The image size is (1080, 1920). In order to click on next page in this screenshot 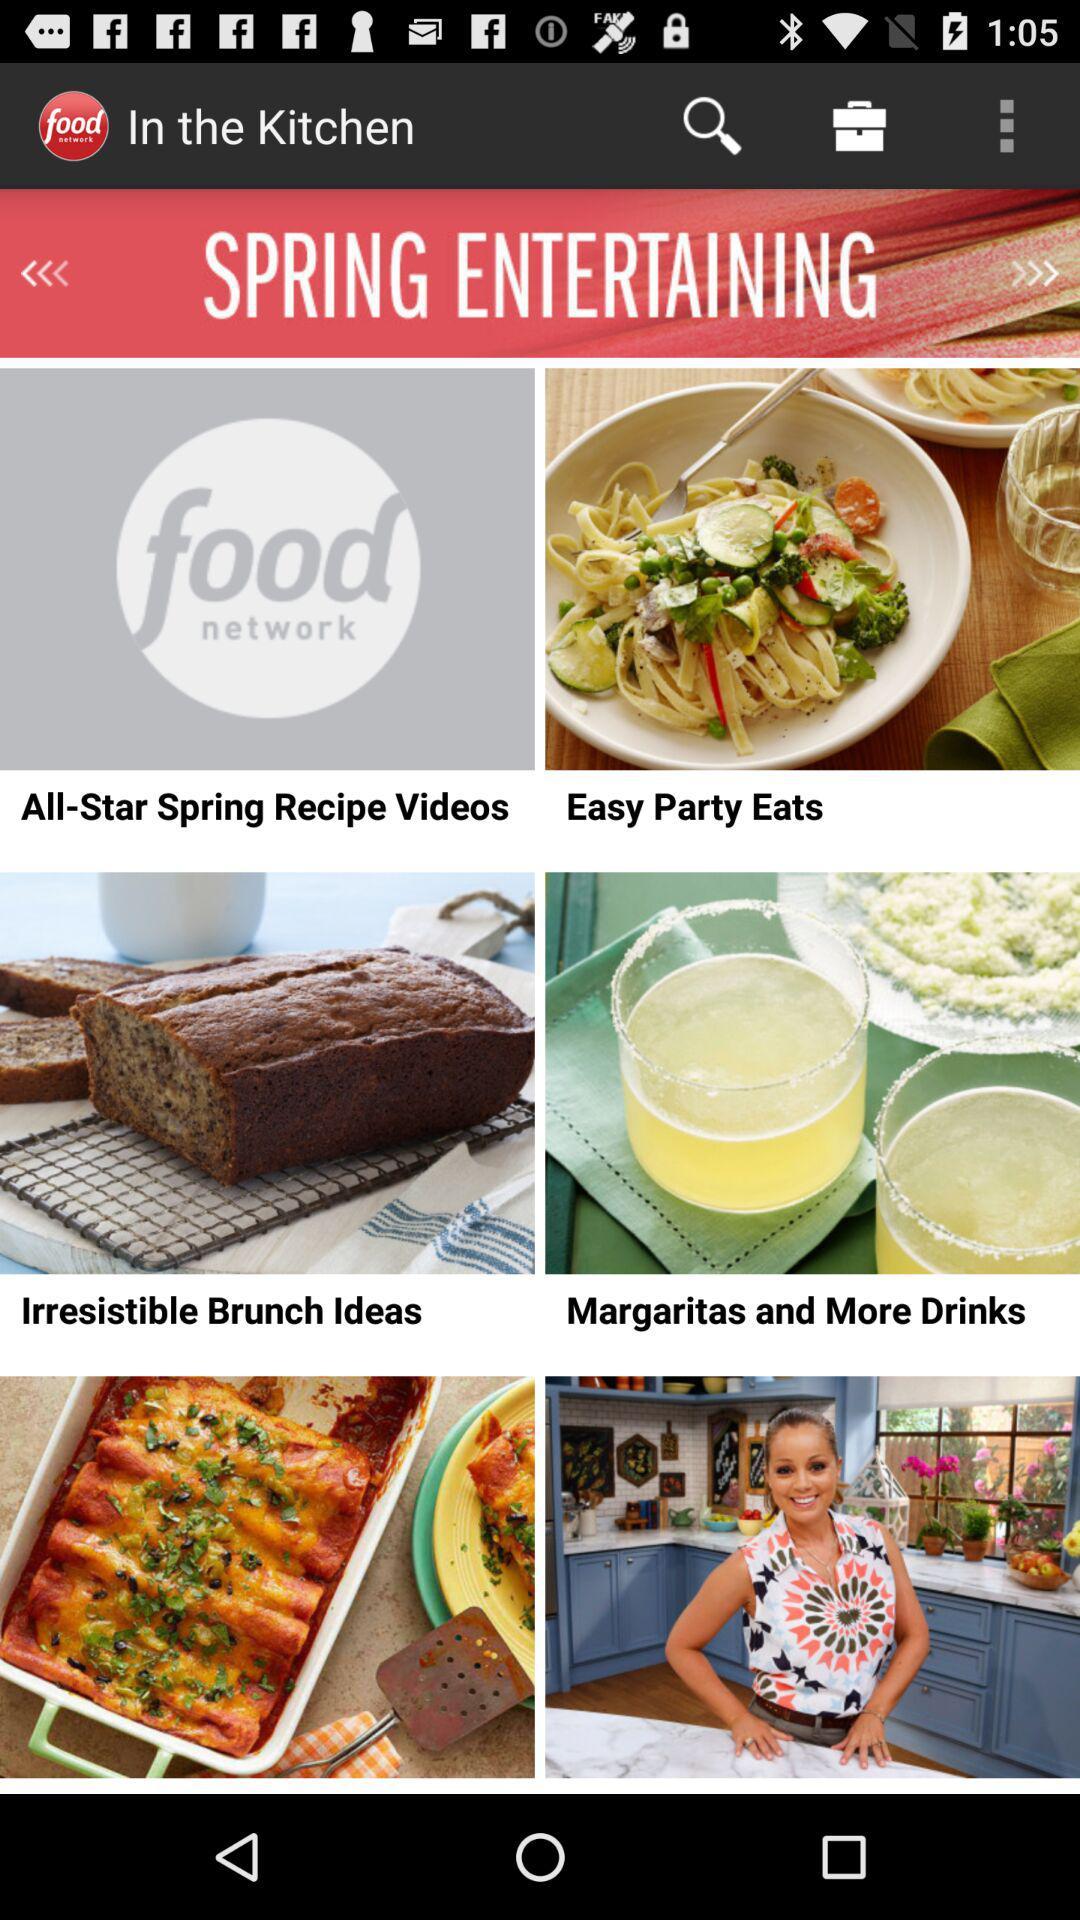, I will do `click(1035, 272)`.